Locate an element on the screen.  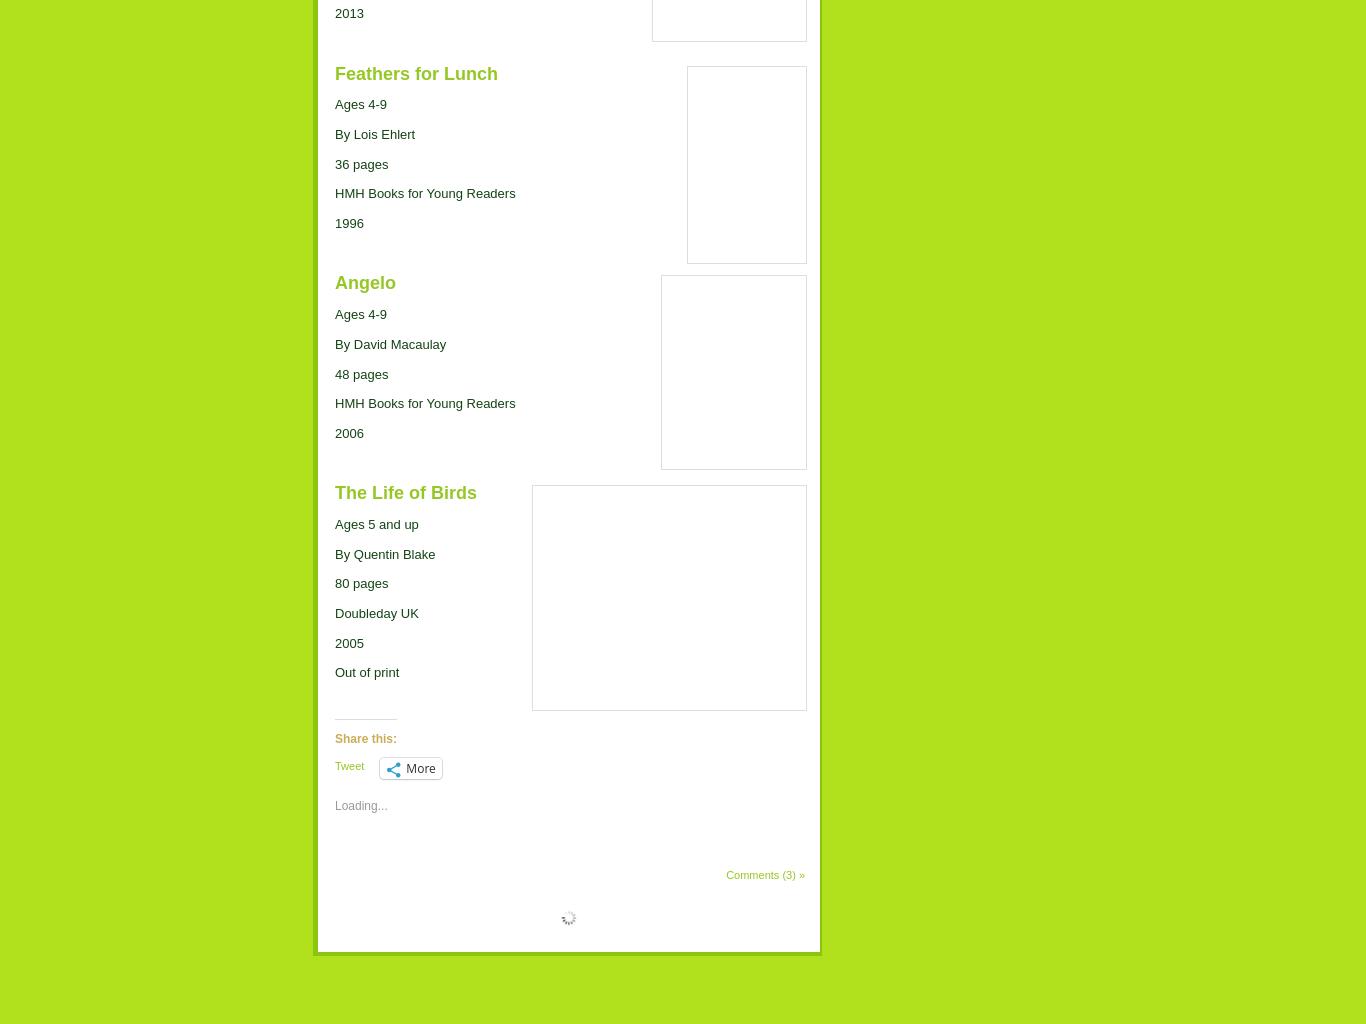
'2013' is located at coordinates (348, 13).